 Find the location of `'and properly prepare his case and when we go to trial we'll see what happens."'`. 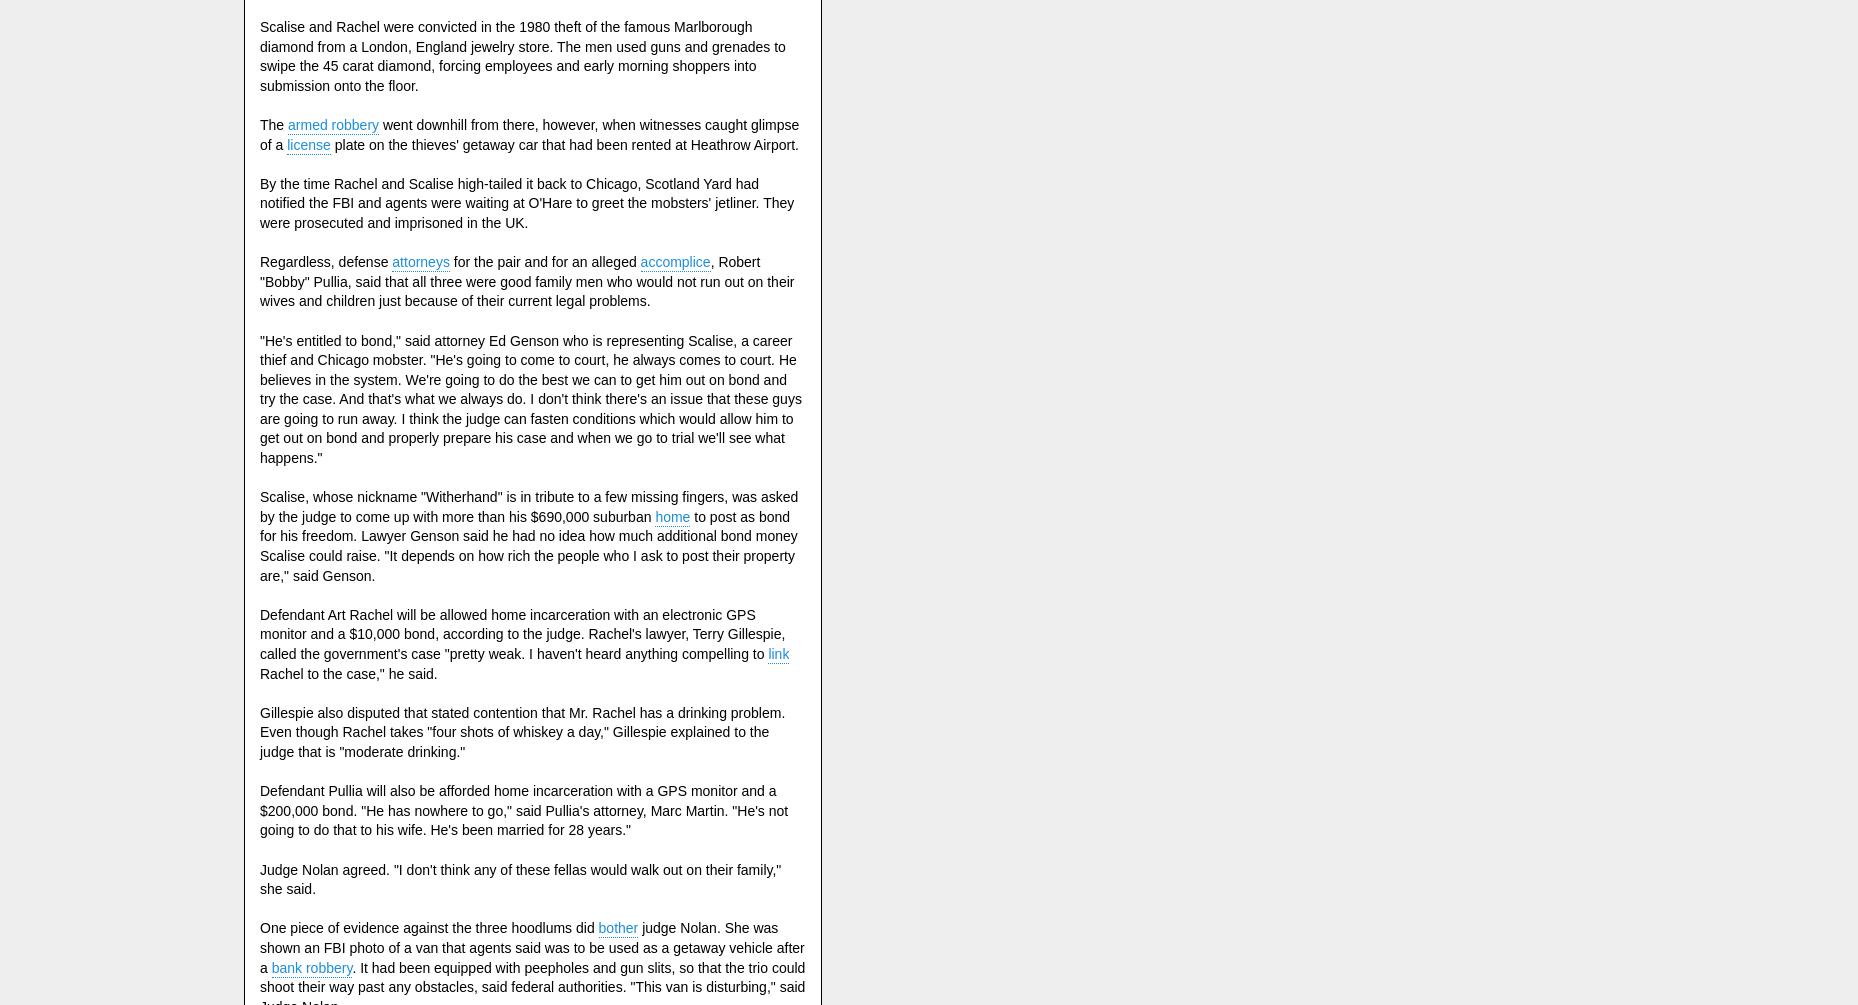

'and properly prepare his case and when we go to trial we'll see what happens."' is located at coordinates (521, 448).